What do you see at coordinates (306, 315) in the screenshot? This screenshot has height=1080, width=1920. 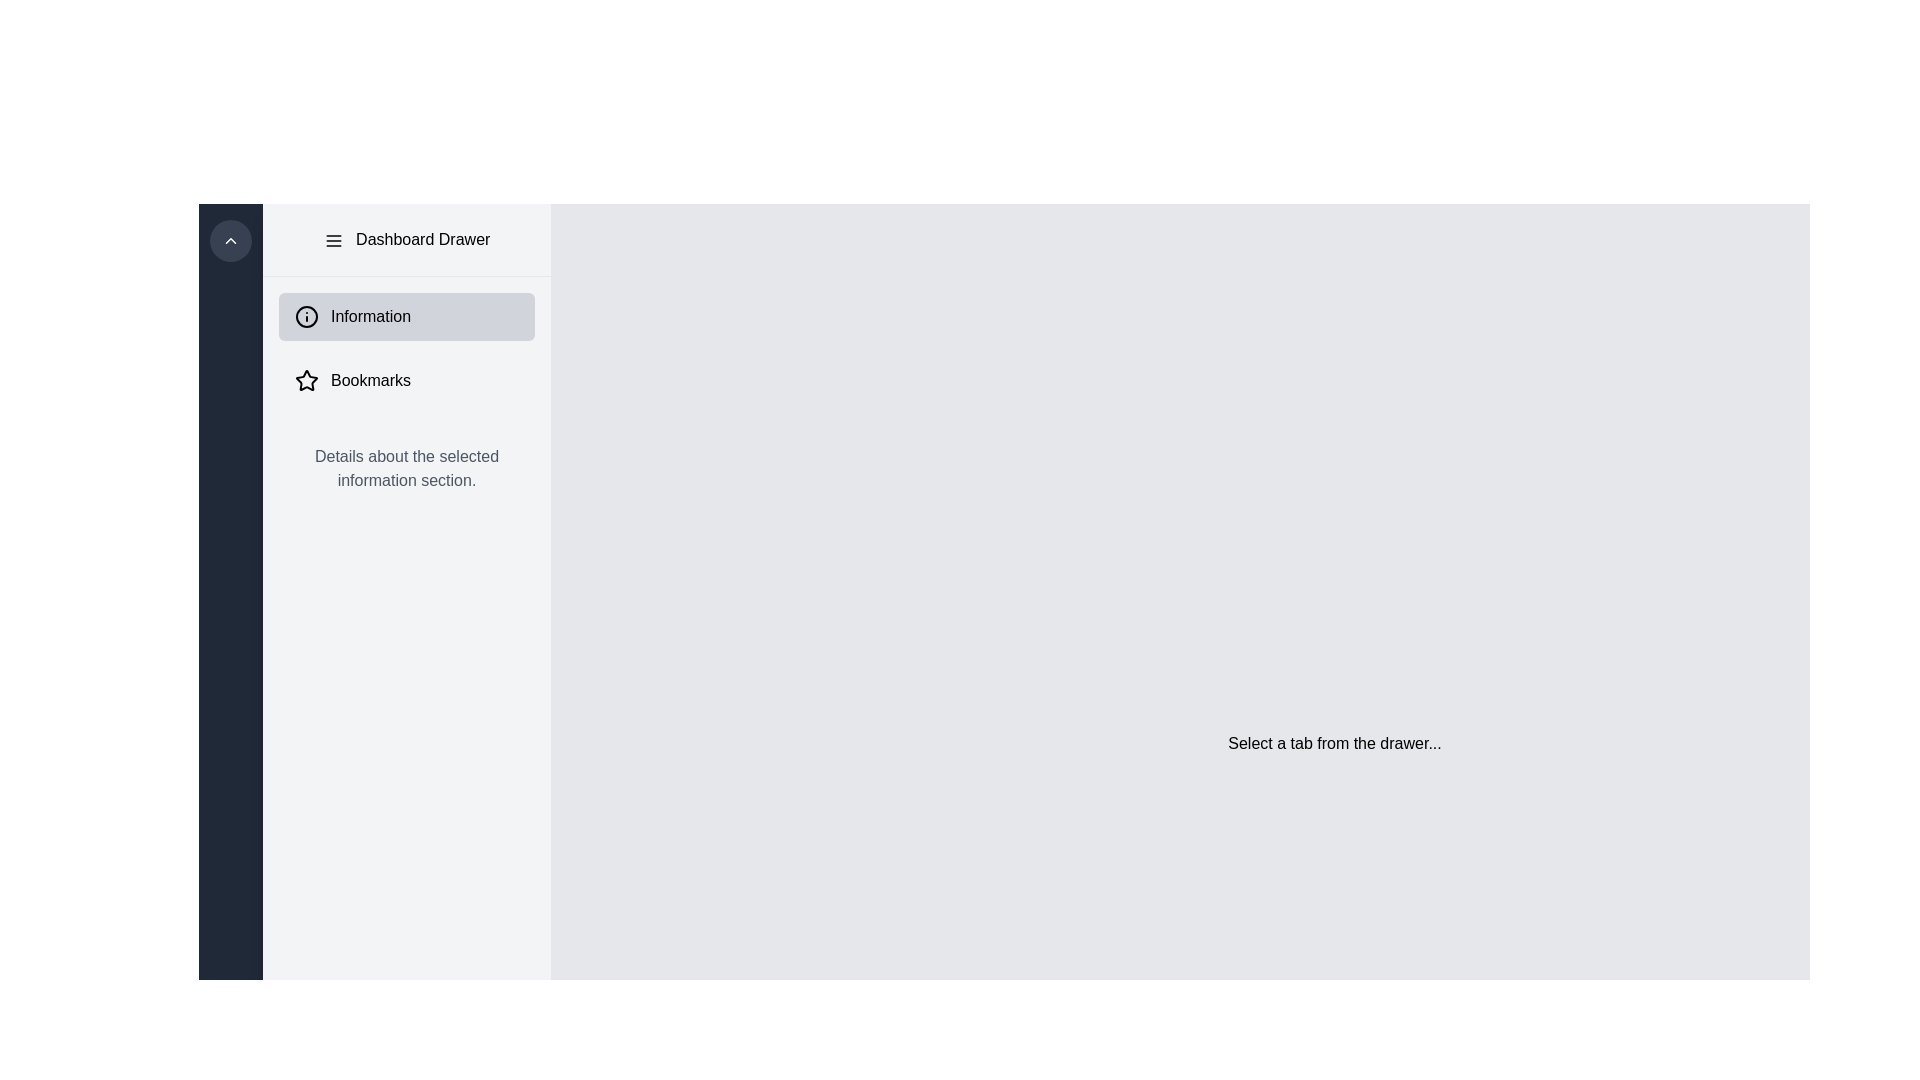 I see `the icon that serves as a visual identifier for the 'Information' section of the navigation drawer, positioned to the left of the text 'Information'` at bounding box center [306, 315].